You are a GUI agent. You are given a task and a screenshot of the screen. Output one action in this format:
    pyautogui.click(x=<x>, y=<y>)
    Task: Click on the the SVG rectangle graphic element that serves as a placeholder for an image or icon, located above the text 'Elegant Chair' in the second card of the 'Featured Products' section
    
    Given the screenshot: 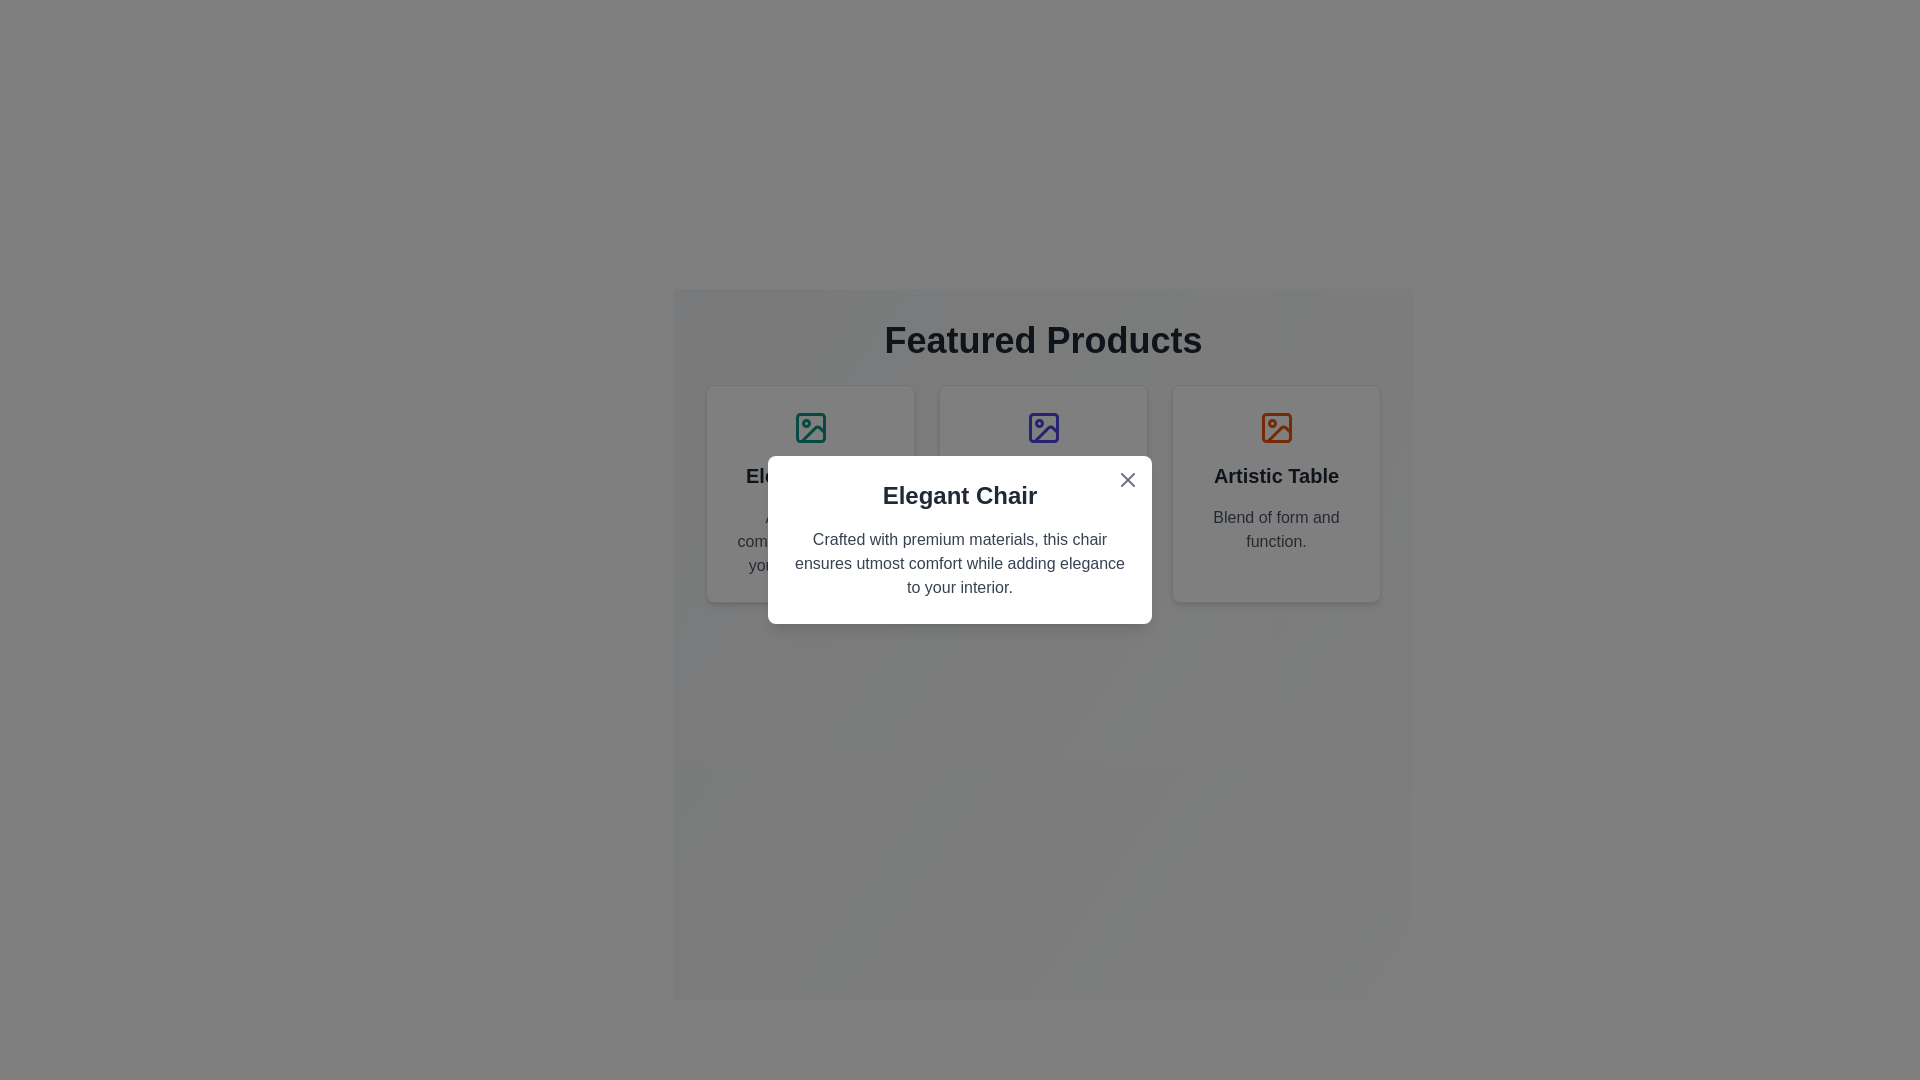 What is the action you would take?
    pyautogui.click(x=1042, y=427)
    